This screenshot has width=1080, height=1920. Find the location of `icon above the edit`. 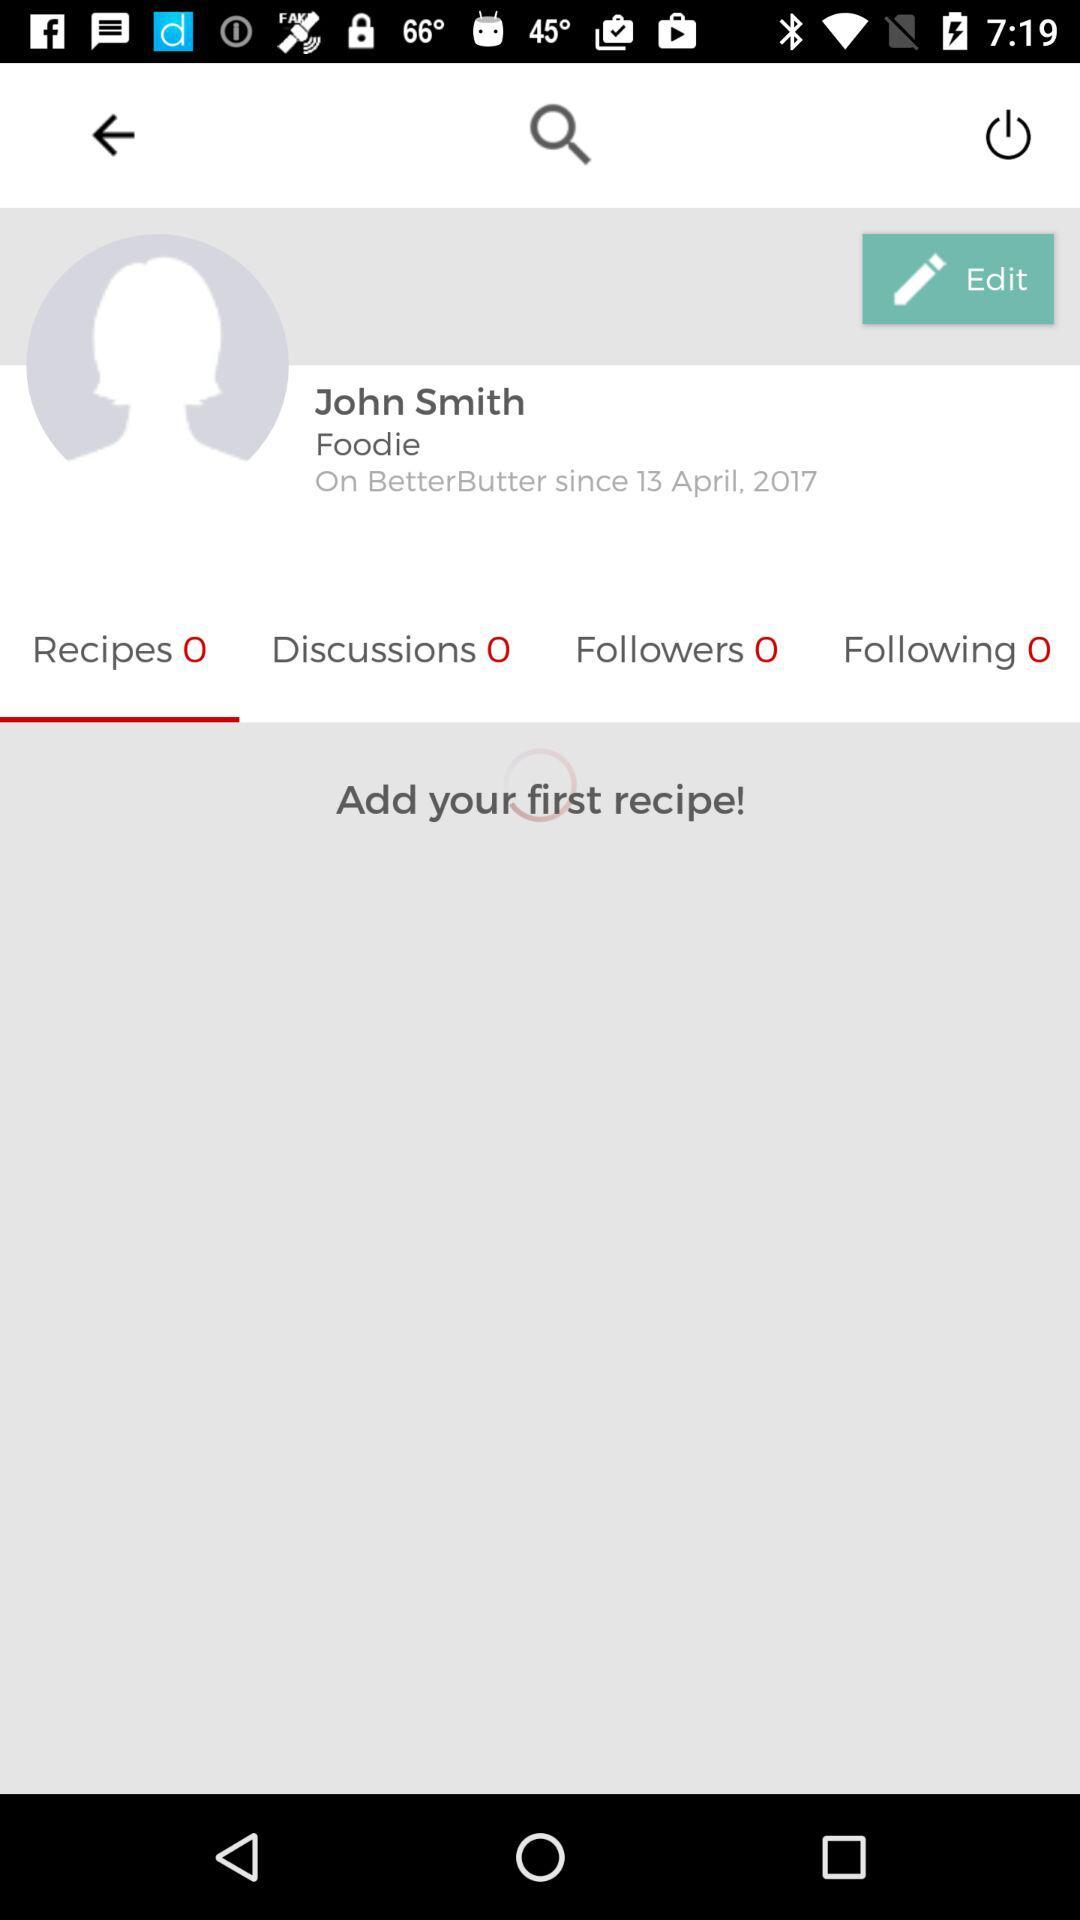

icon above the edit is located at coordinates (1008, 133).